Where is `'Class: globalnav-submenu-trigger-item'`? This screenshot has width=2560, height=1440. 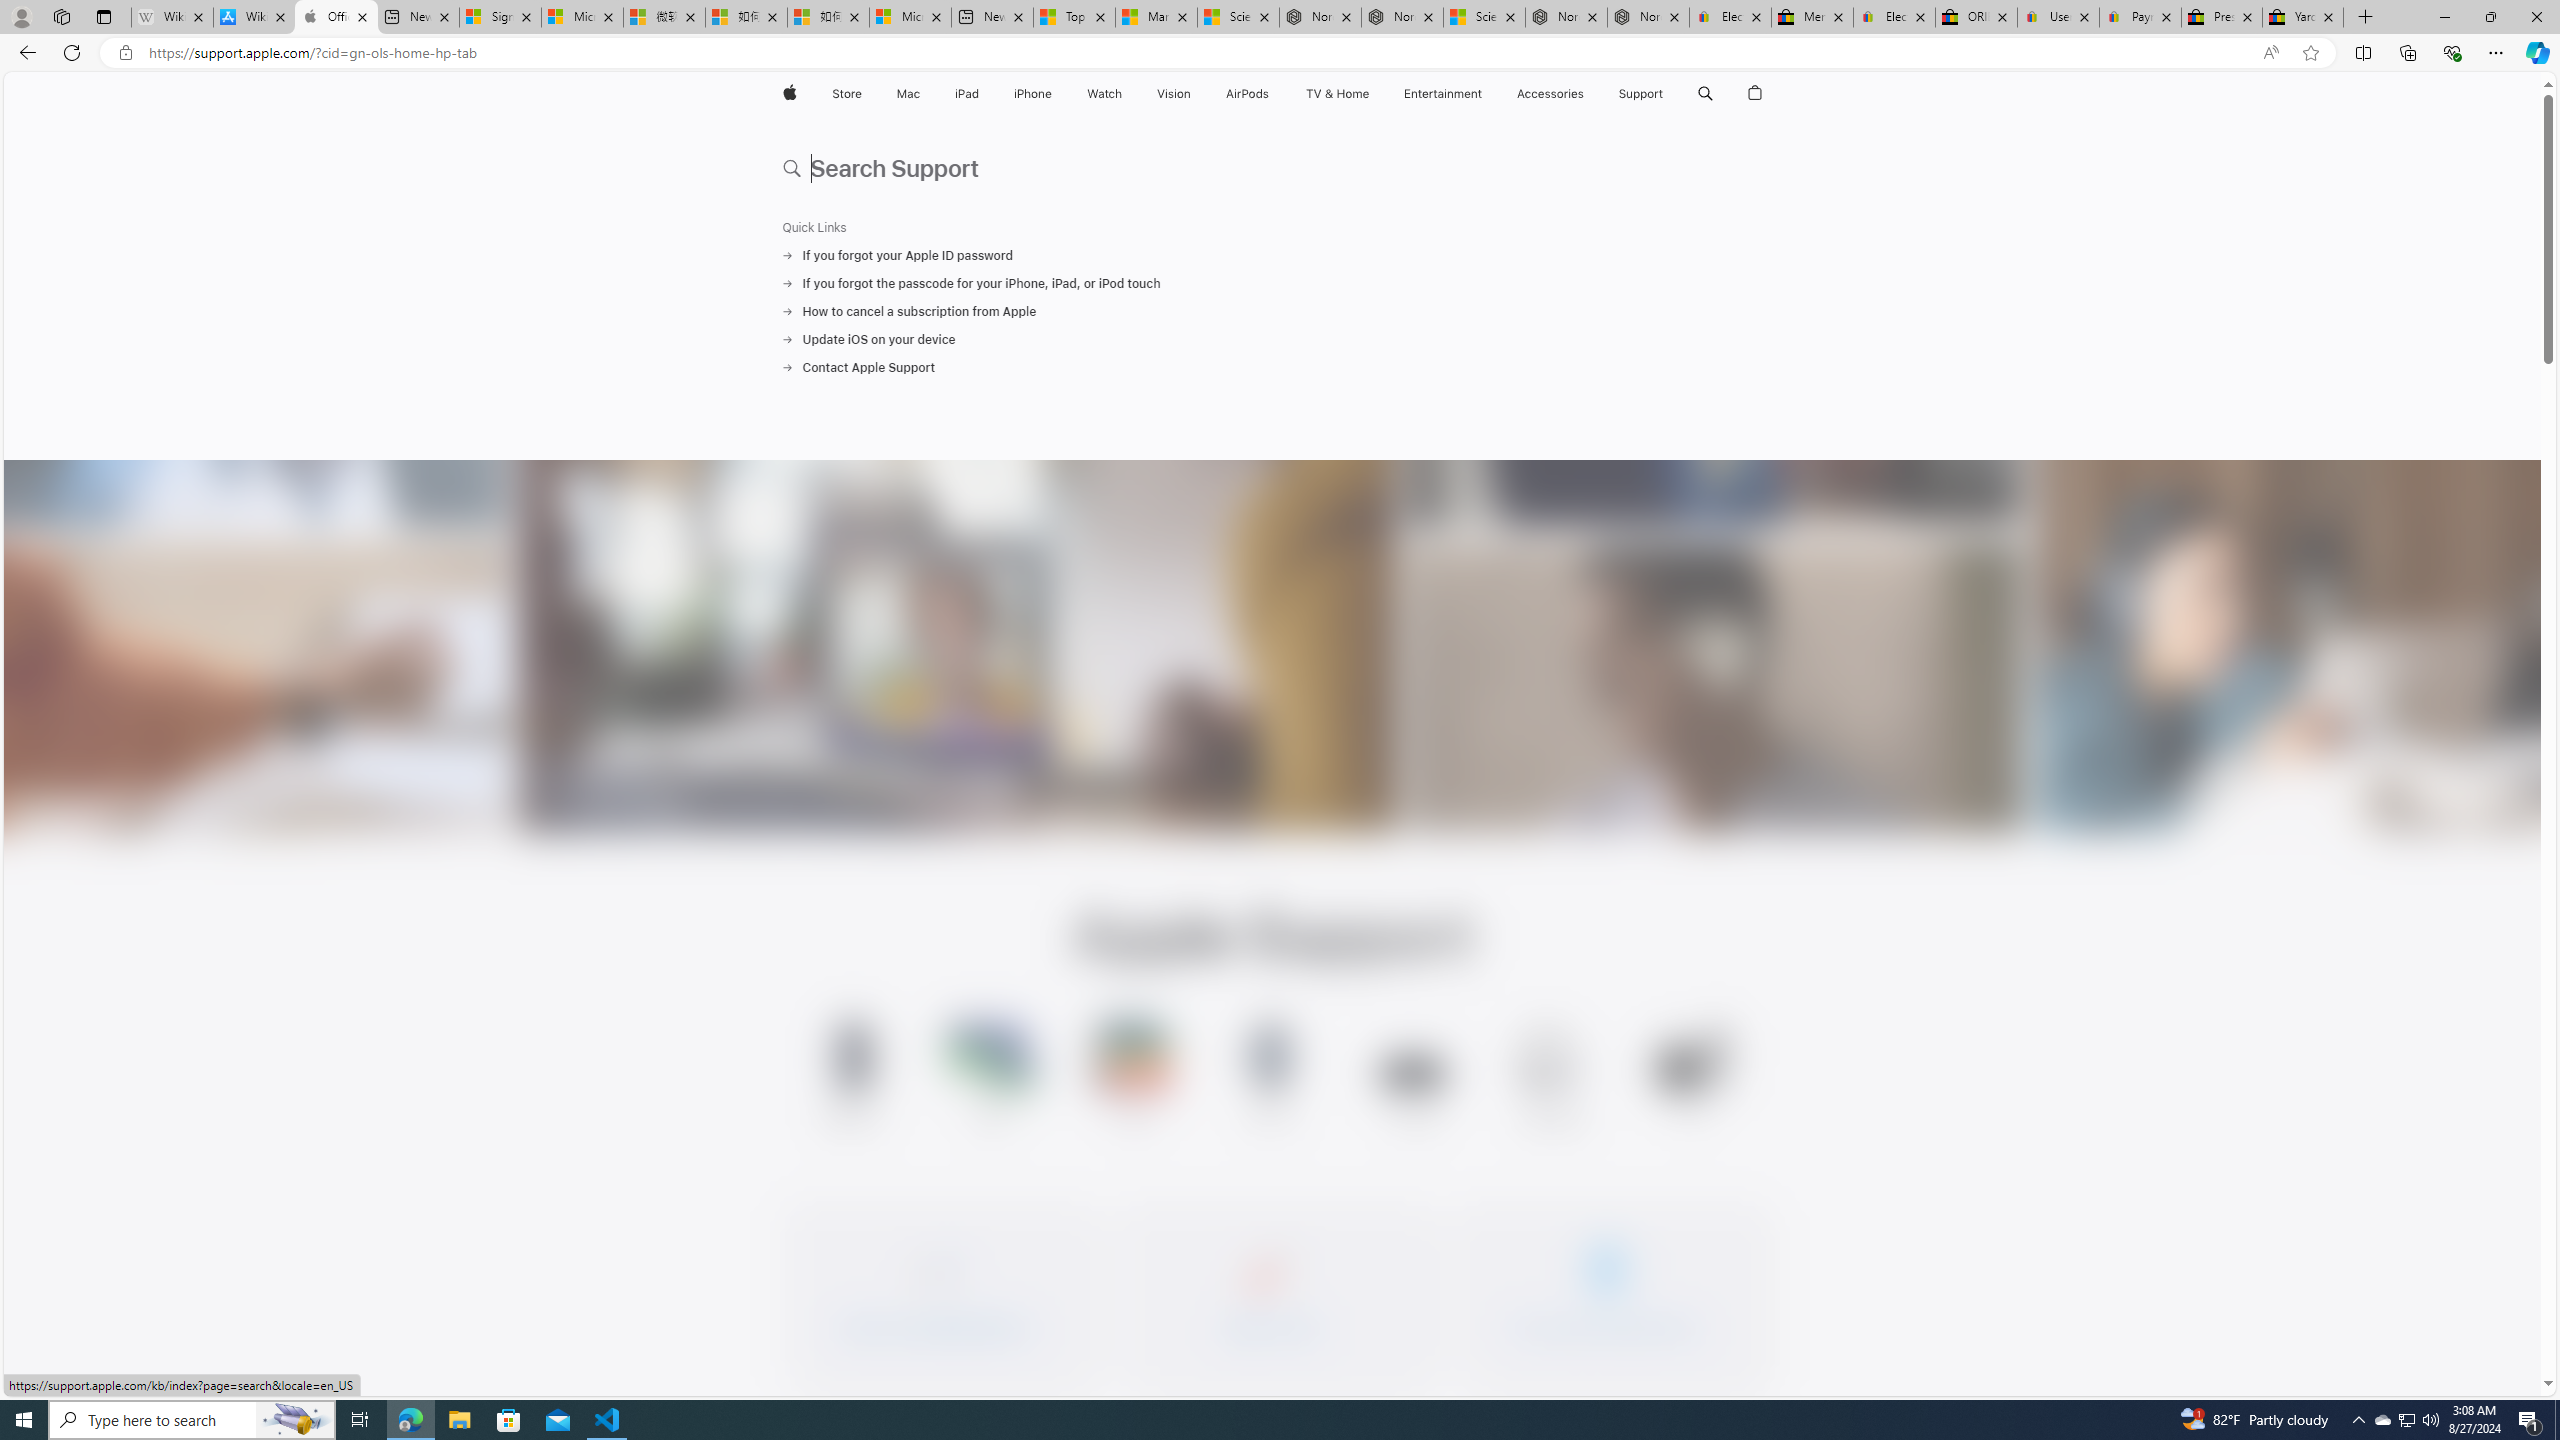 'Class: globalnav-submenu-trigger-item' is located at coordinates (1667, 93).